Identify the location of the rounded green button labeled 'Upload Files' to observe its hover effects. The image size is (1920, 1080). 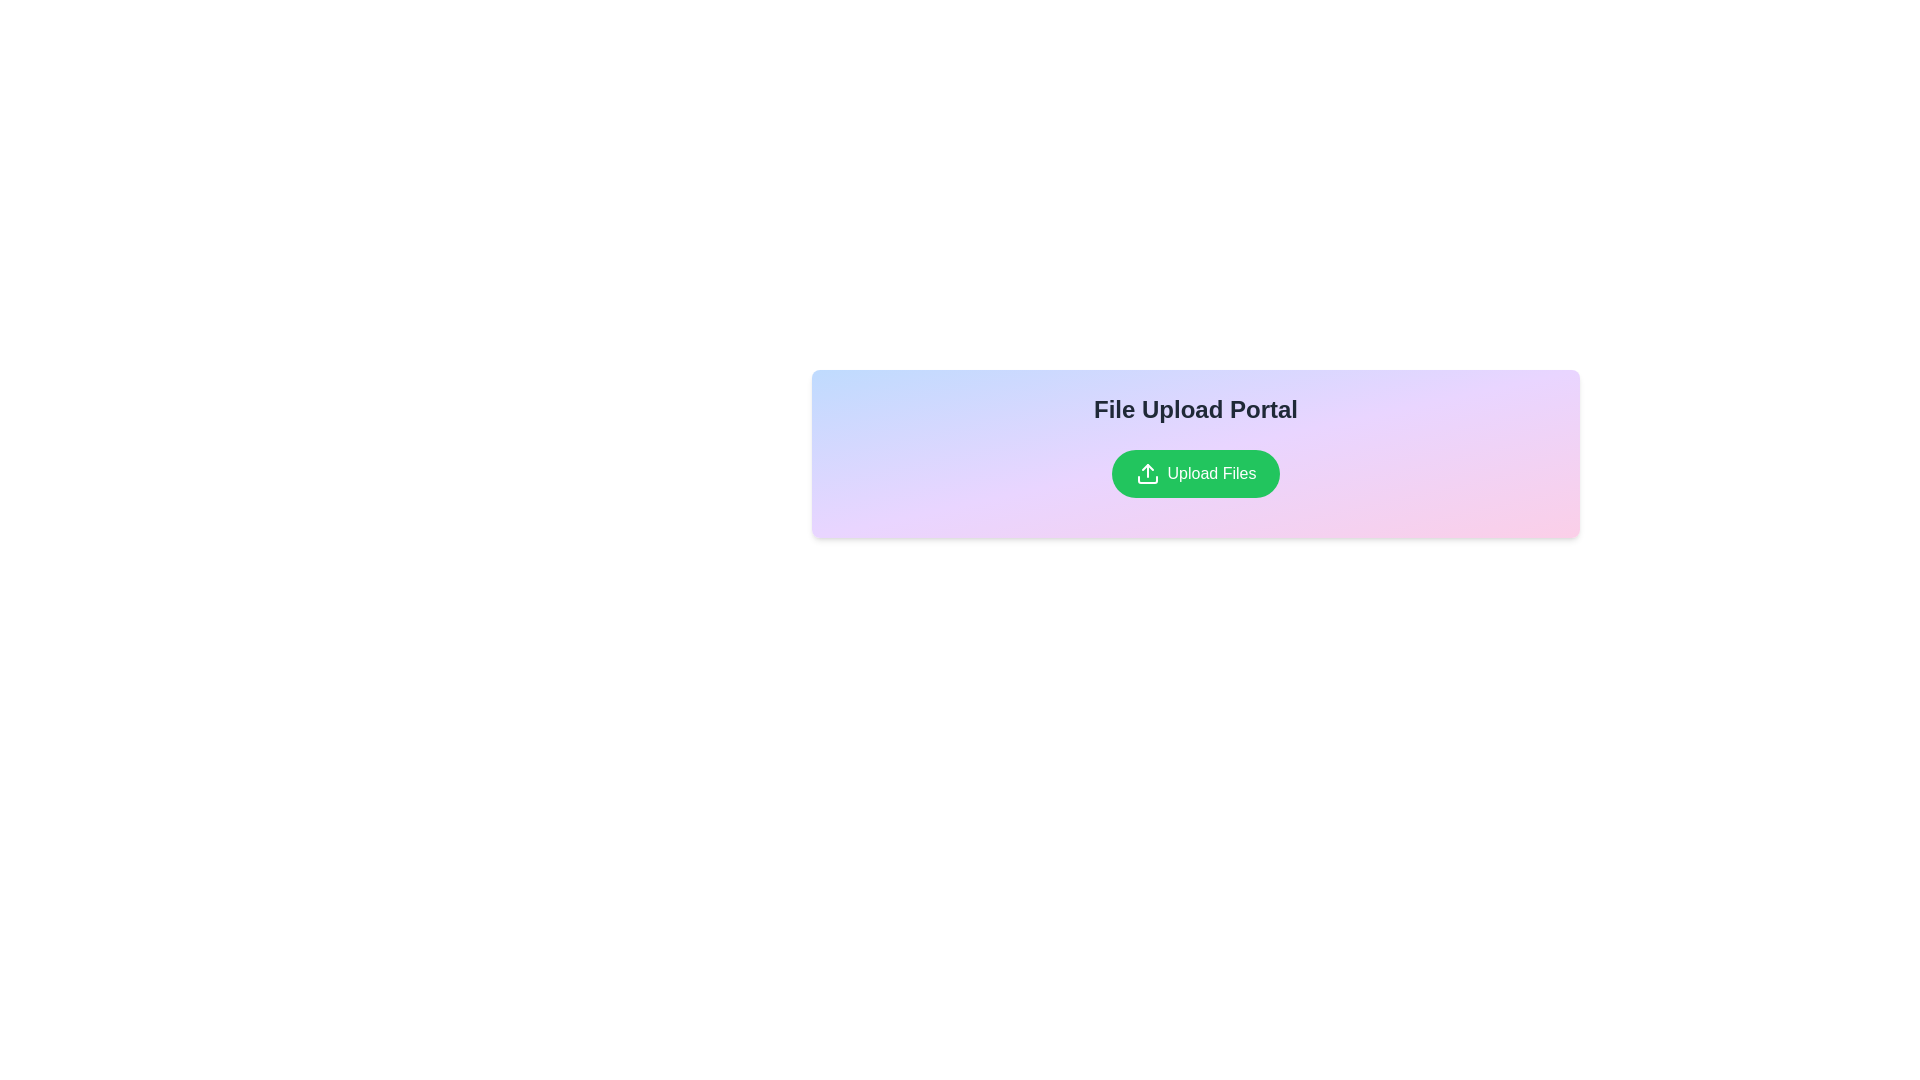
(1195, 474).